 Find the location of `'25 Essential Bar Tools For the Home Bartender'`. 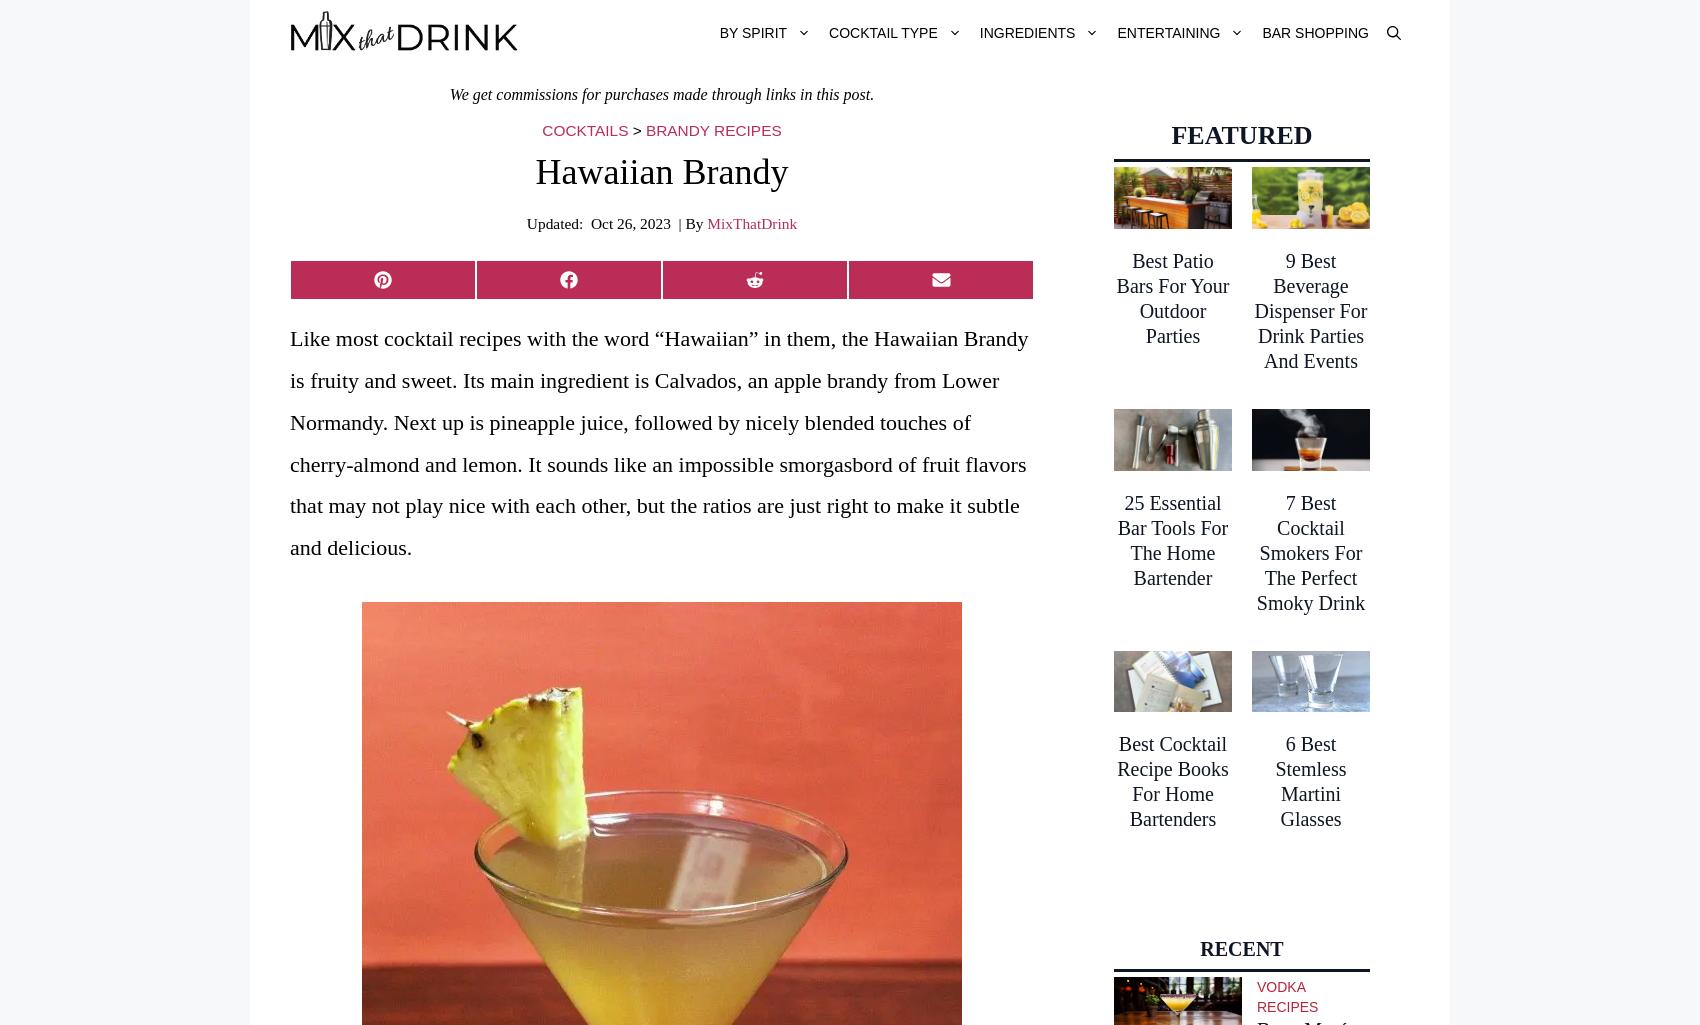

'25 Essential Bar Tools For the Home Bartender' is located at coordinates (1171, 538).